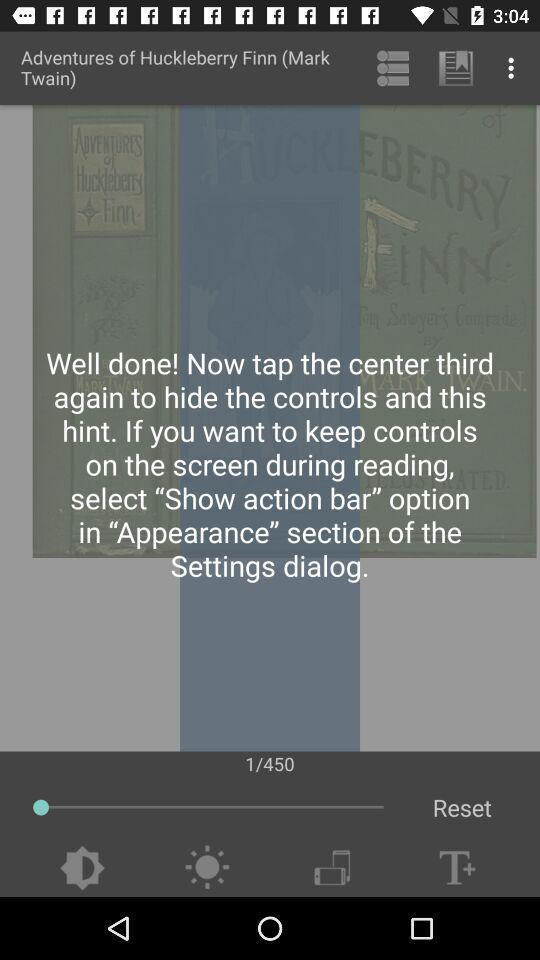 The width and height of the screenshot is (540, 960). Describe the element at coordinates (332, 867) in the screenshot. I see `menu` at that location.